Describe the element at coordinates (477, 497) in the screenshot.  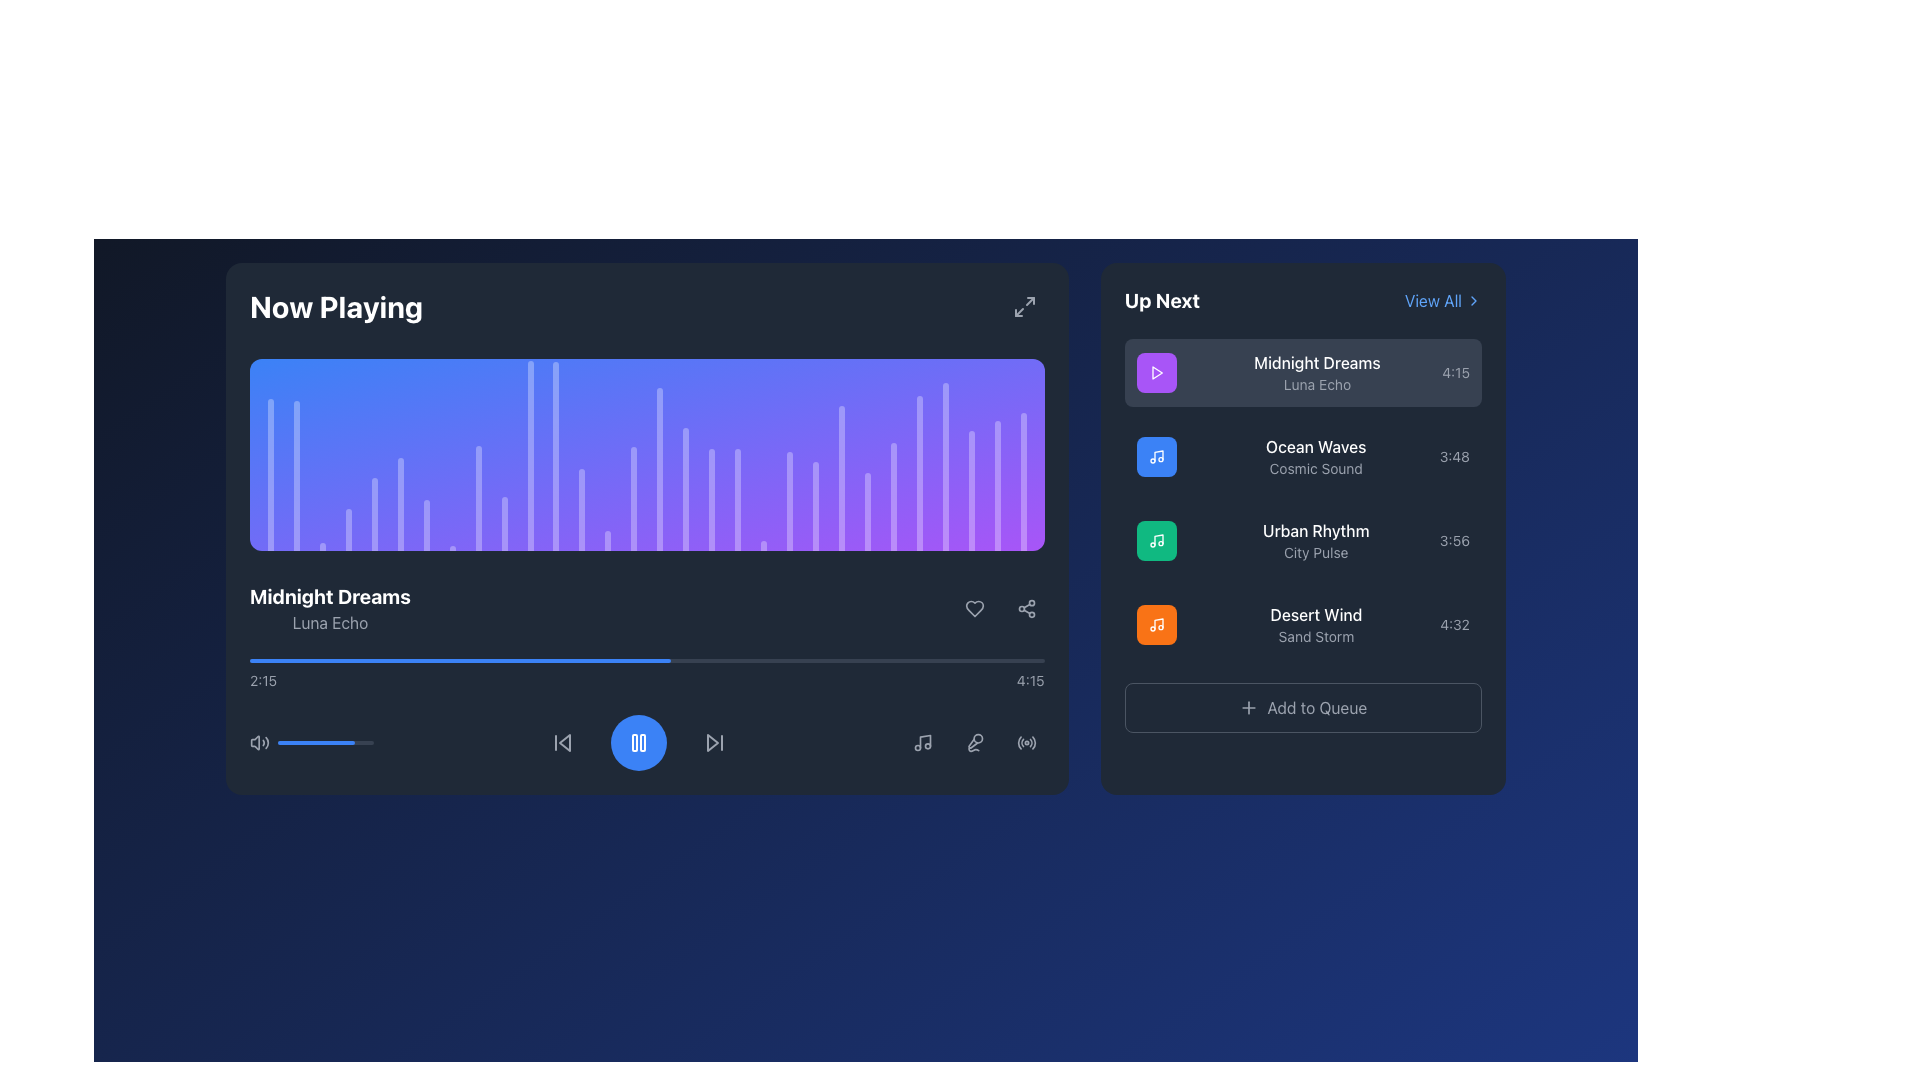
I see `the 9th vertical bar in the sound equalizer visualizer, which is a translucent white gradient bar among 30 similar bars` at that location.